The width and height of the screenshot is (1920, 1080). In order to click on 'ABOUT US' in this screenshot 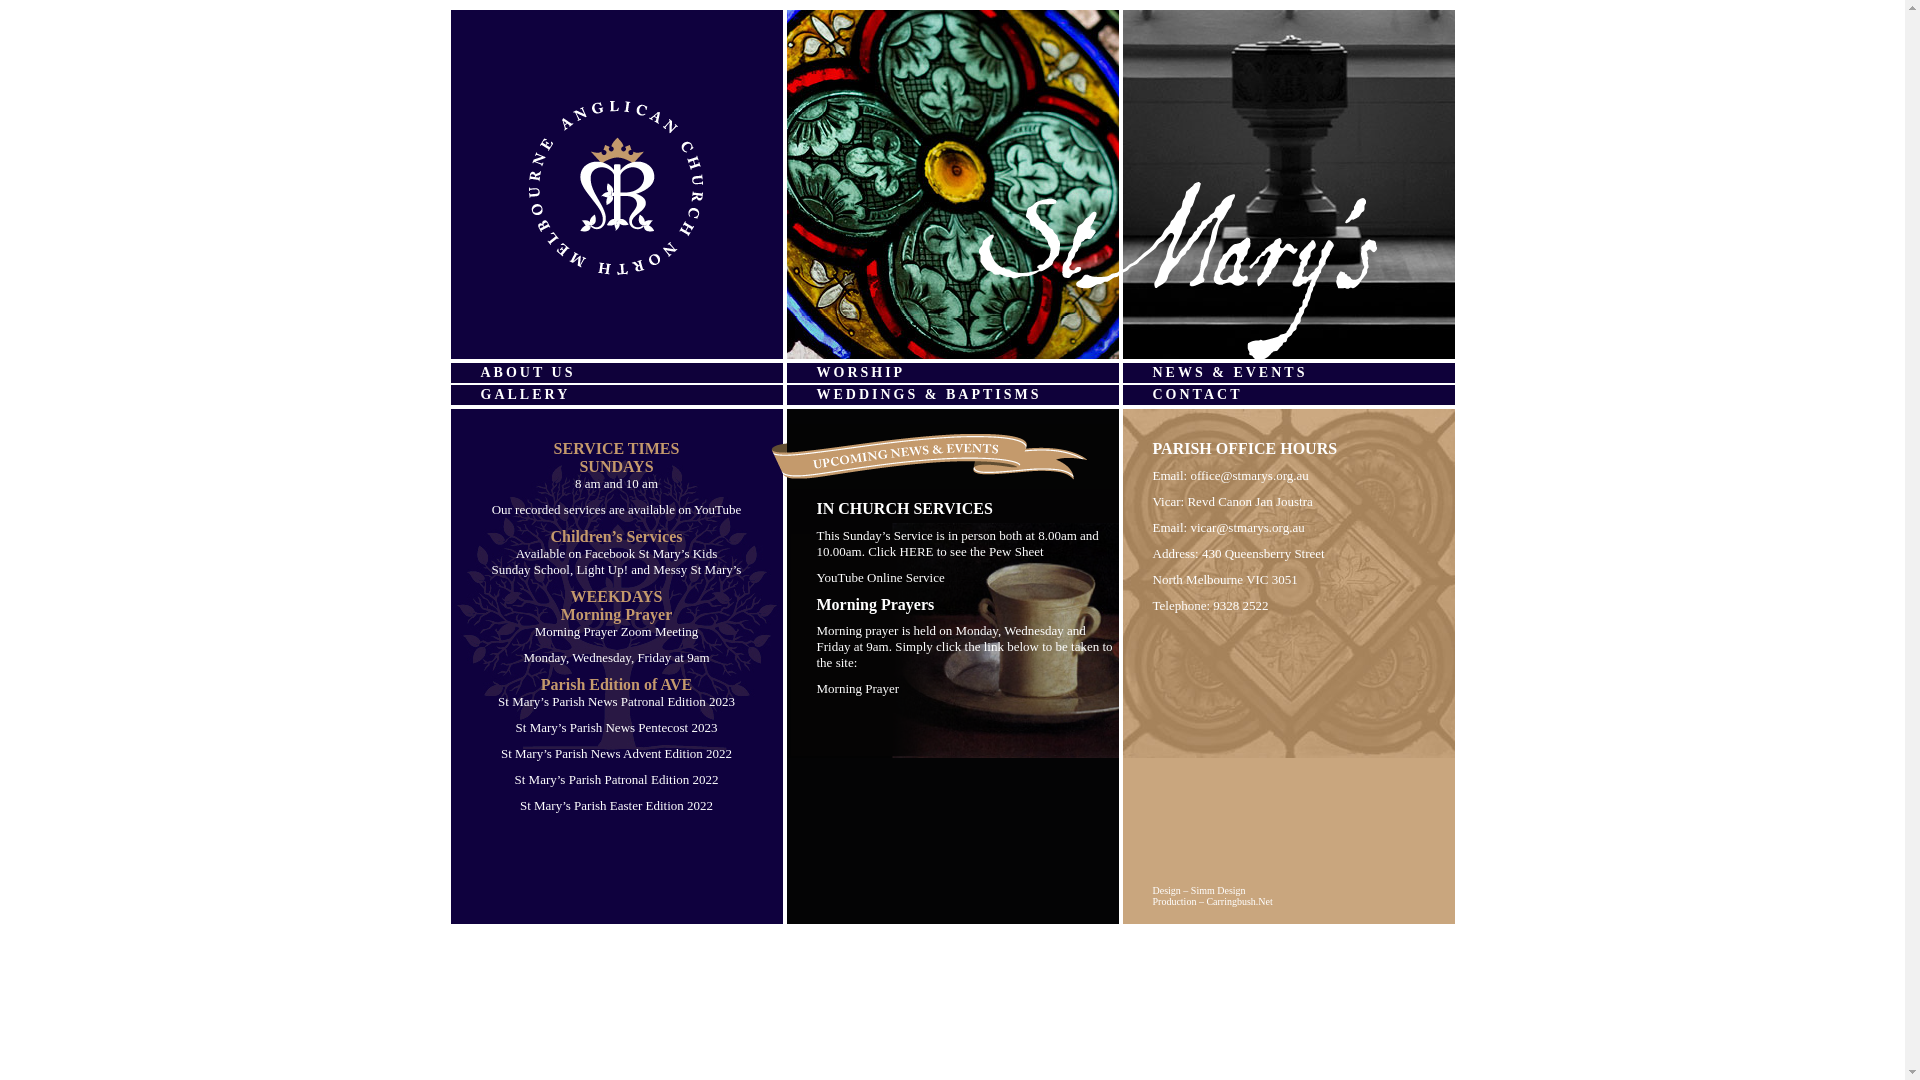, I will do `click(614, 373)`.